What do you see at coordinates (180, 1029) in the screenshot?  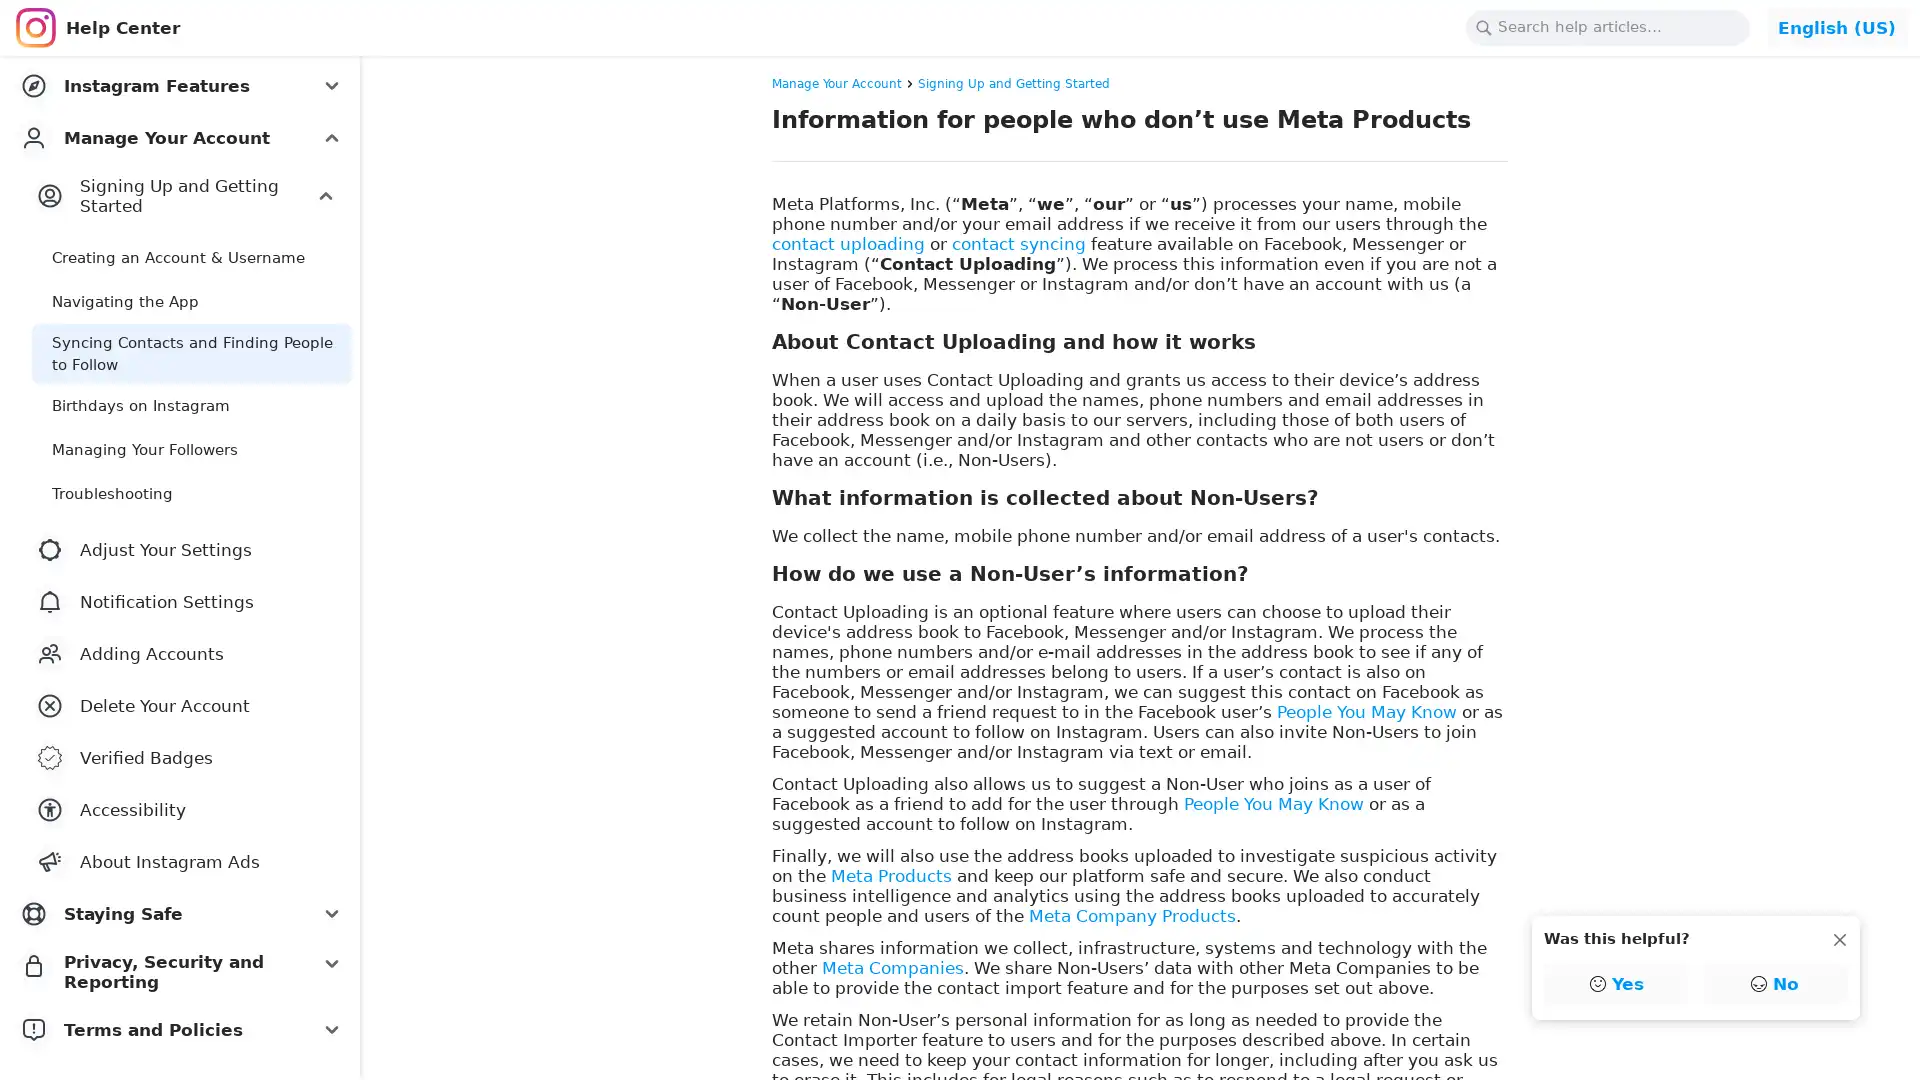 I see `Terms and Policies` at bounding box center [180, 1029].